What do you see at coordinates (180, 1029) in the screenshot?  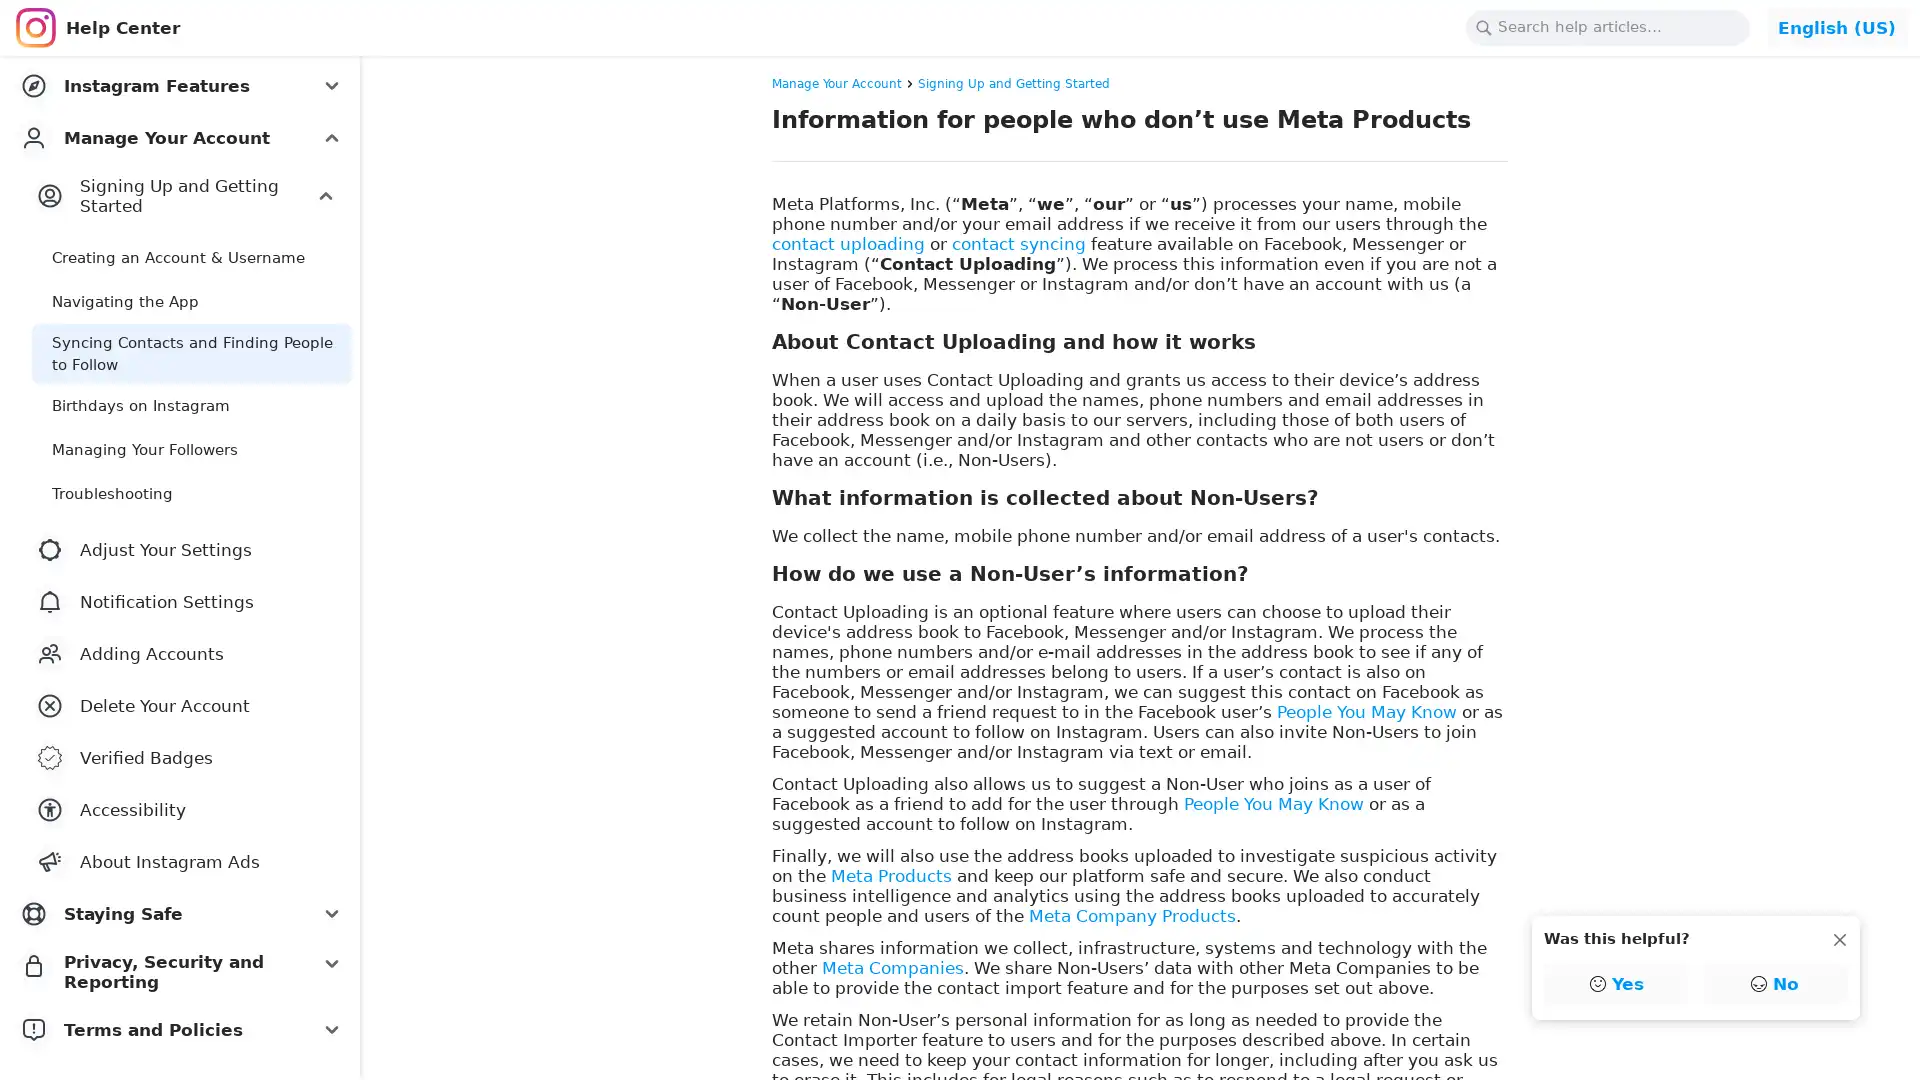 I see `Terms and Policies` at bounding box center [180, 1029].